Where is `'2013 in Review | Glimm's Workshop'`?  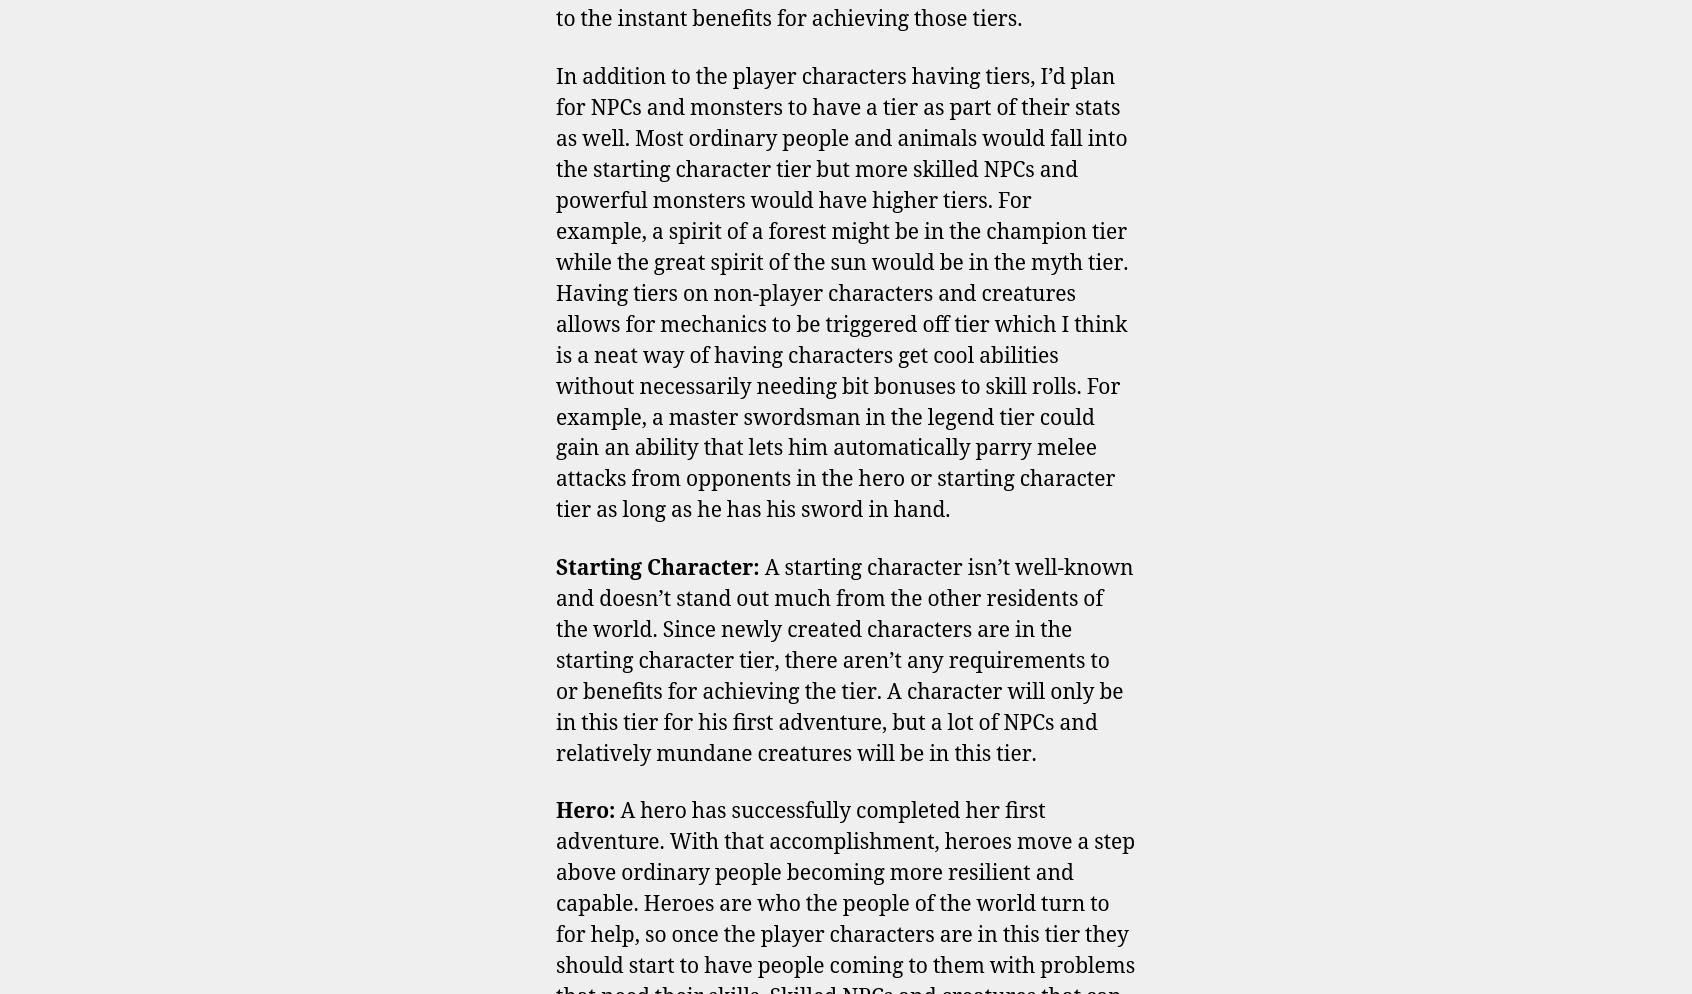
'2013 in Review | Glimm's Workshop' is located at coordinates (555, 384).